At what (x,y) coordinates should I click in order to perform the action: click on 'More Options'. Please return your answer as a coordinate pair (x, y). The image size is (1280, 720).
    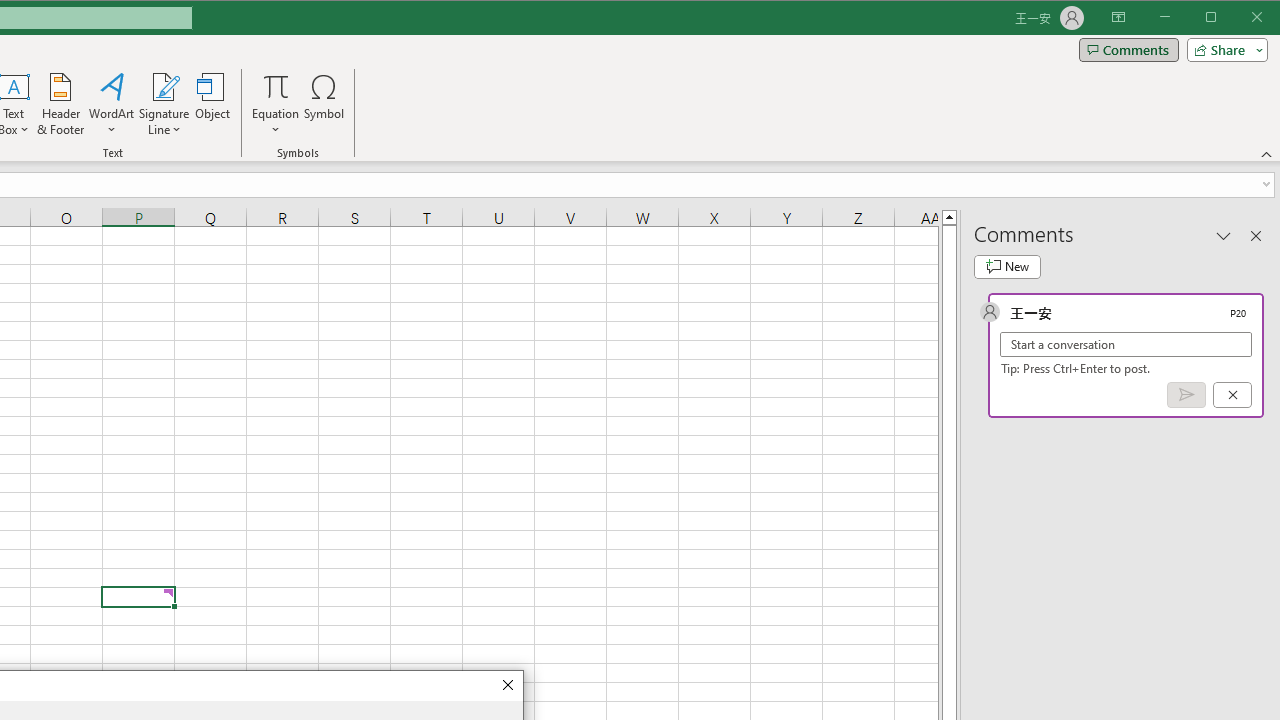
    Looking at the image, I should click on (274, 123).